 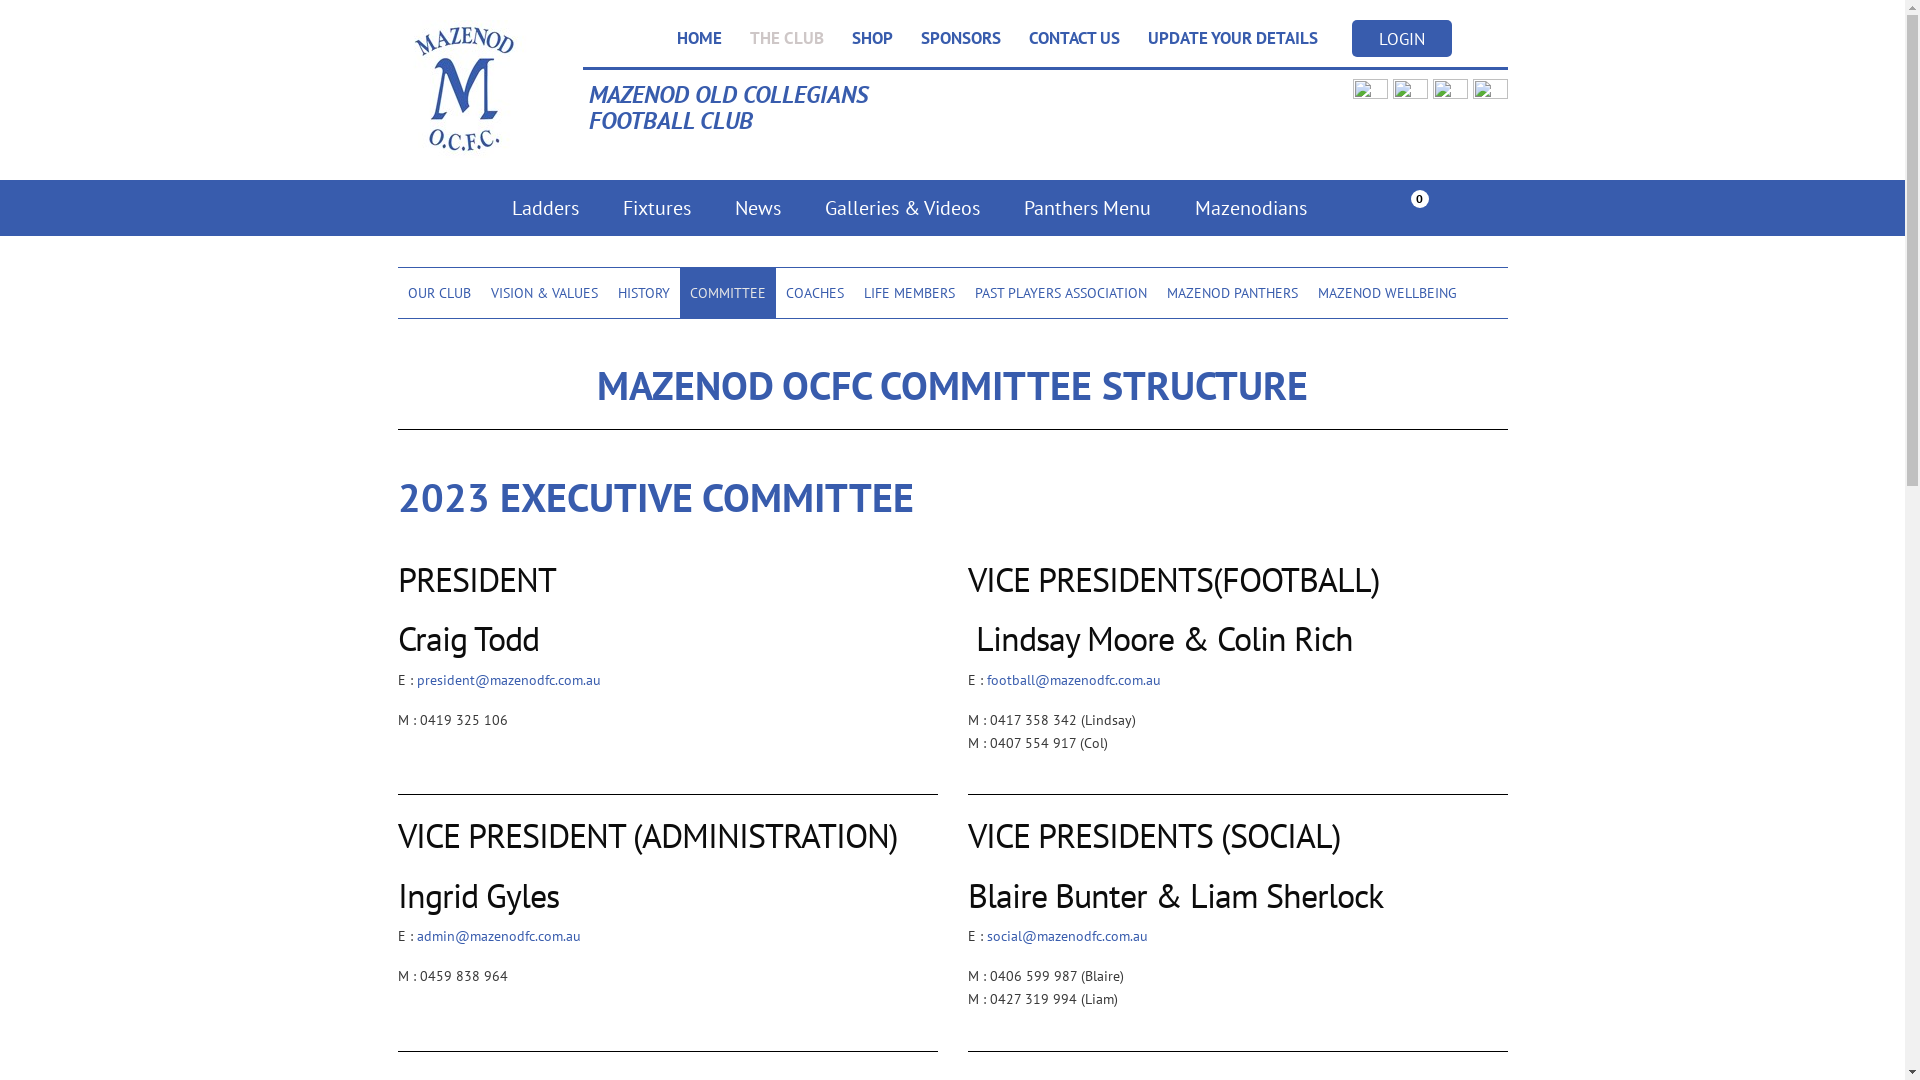 I want to click on 'COACHES', so click(x=815, y=293).